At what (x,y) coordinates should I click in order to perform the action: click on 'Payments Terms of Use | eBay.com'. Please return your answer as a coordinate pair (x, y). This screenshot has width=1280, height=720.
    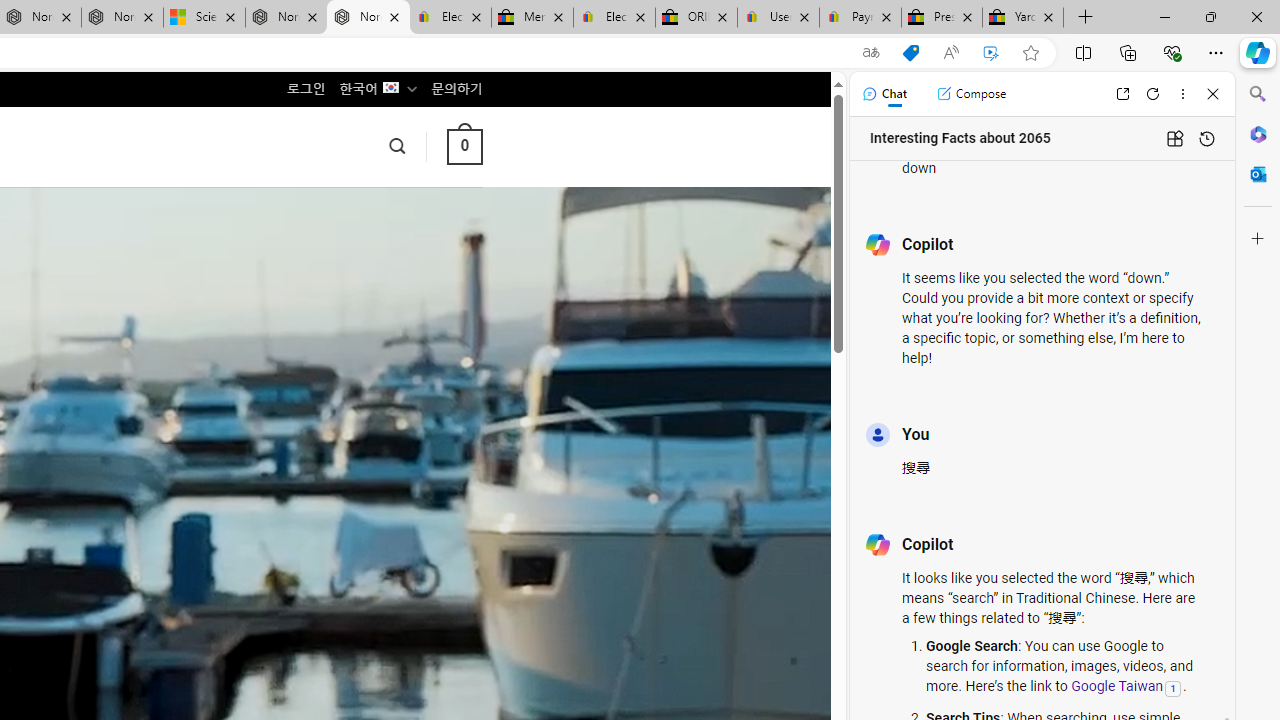
    Looking at the image, I should click on (860, 17).